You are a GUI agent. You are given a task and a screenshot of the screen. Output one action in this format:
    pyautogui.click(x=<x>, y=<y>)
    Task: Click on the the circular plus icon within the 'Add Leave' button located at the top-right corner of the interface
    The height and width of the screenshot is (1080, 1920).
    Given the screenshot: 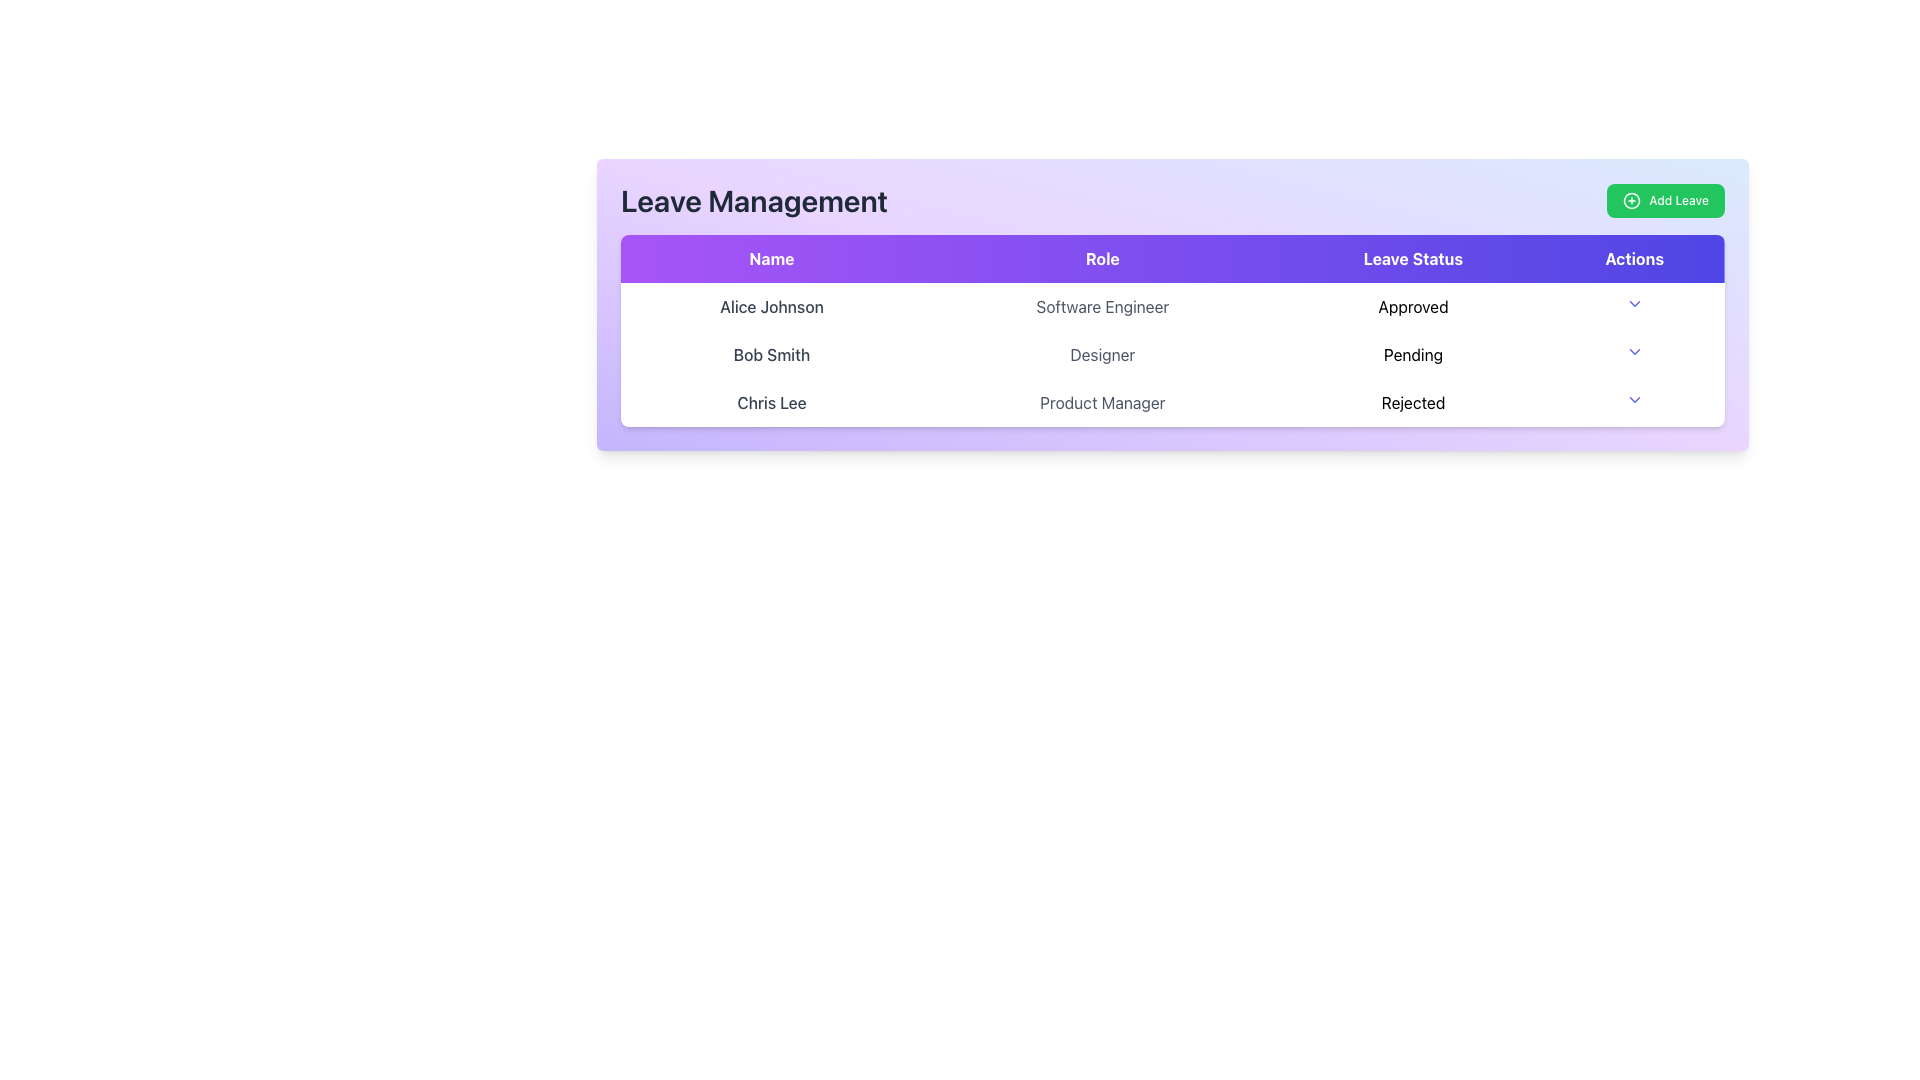 What is the action you would take?
    pyautogui.click(x=1632, y=200)
    